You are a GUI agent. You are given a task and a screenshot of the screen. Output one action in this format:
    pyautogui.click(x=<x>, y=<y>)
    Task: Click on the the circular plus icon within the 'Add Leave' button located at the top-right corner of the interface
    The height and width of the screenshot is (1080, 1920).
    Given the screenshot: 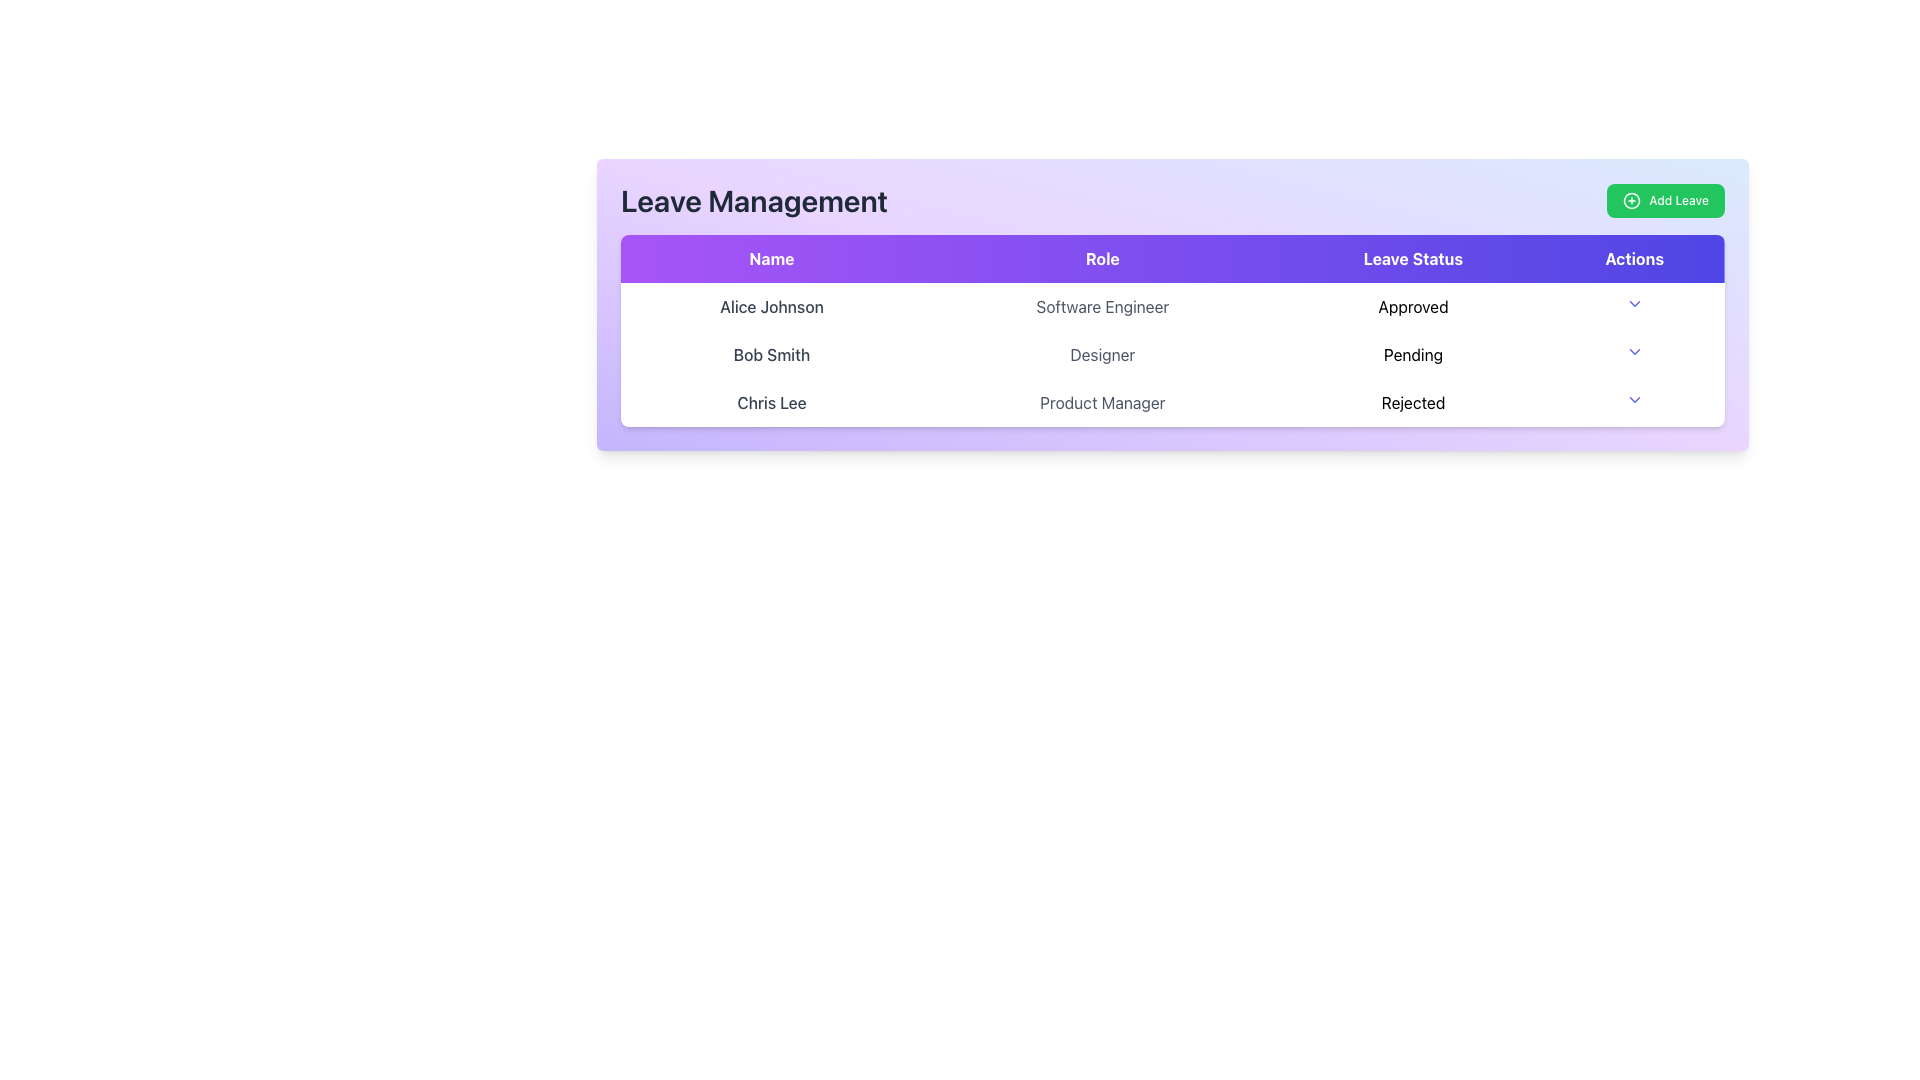 What is the action you would take?
    pyautogui.click(x=1632, y=200)
    